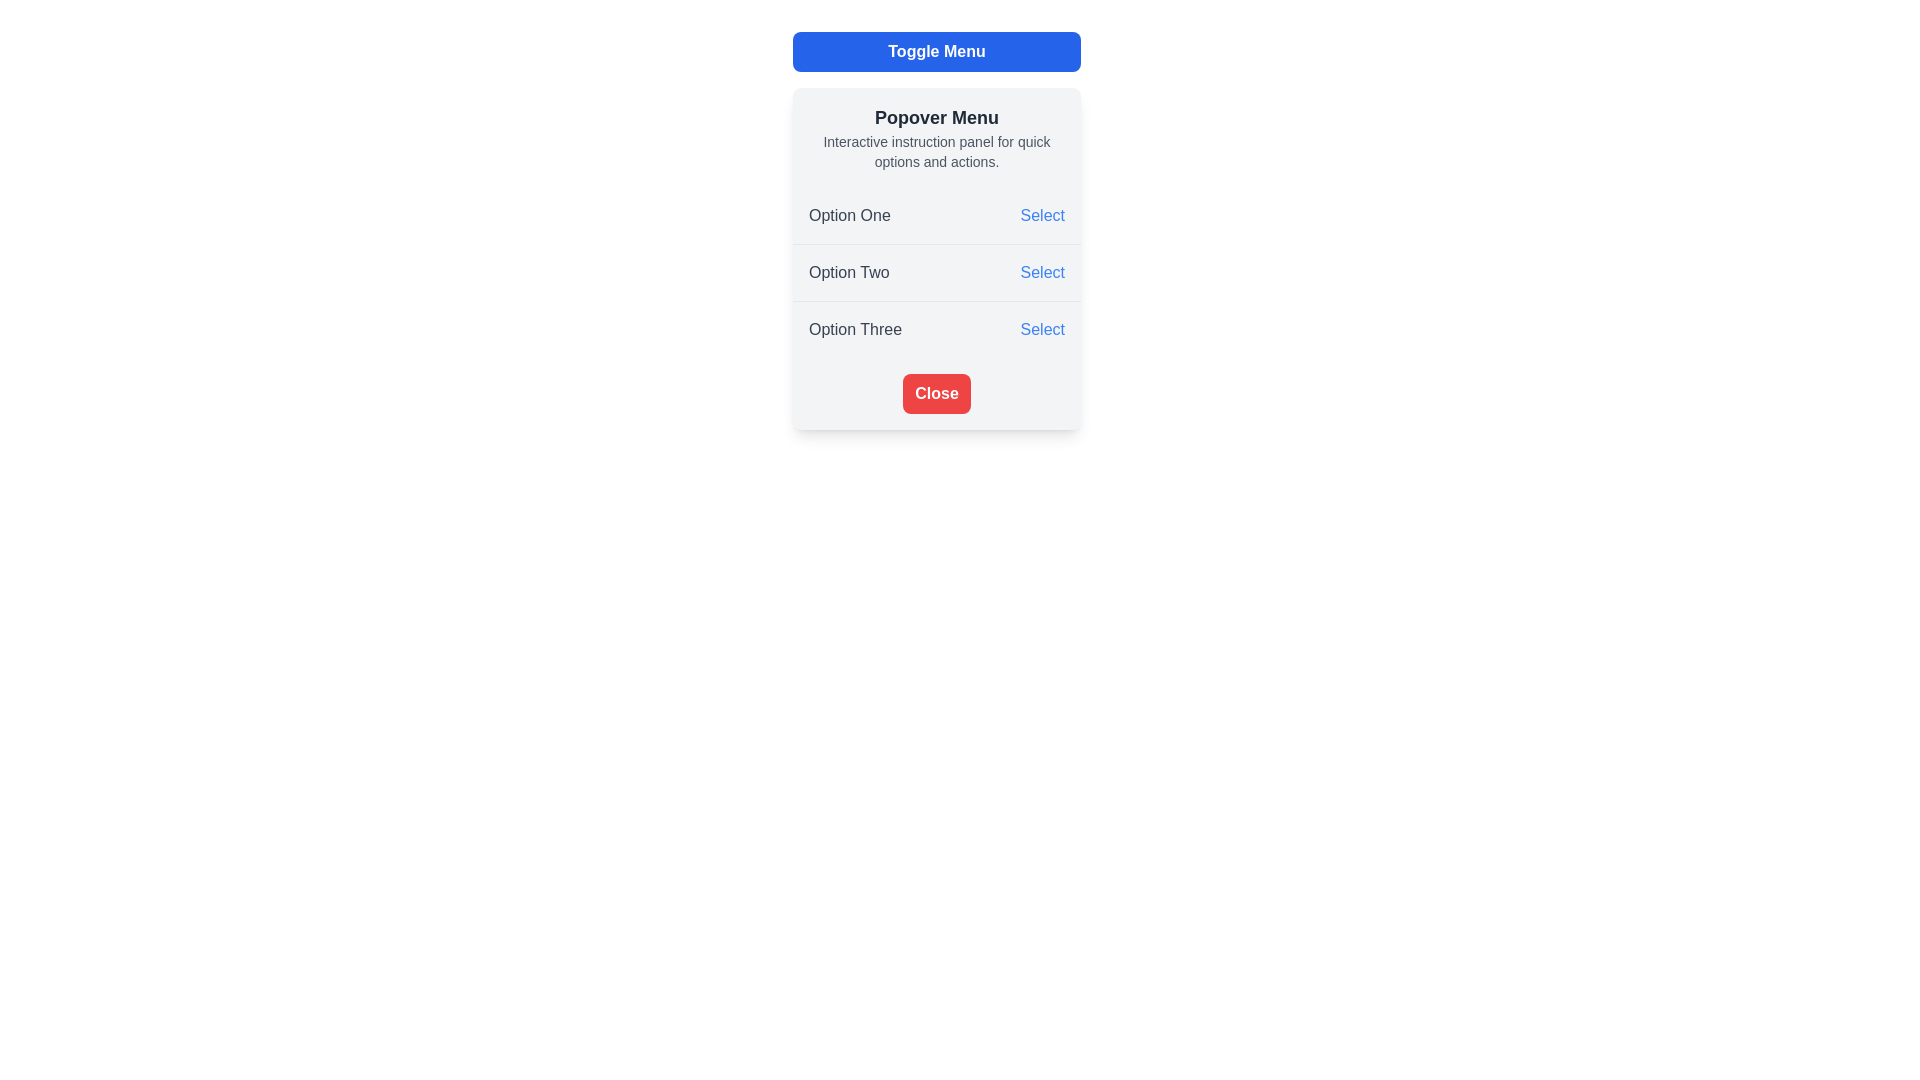  What do you see at coordinates (935, 150) in the screenshot?
I see `the text display that reads 'Interactive instruction panel for quick options and actions.', located directly below 'Popover Menu' within the popover panel` at bounding box center [935, 150].